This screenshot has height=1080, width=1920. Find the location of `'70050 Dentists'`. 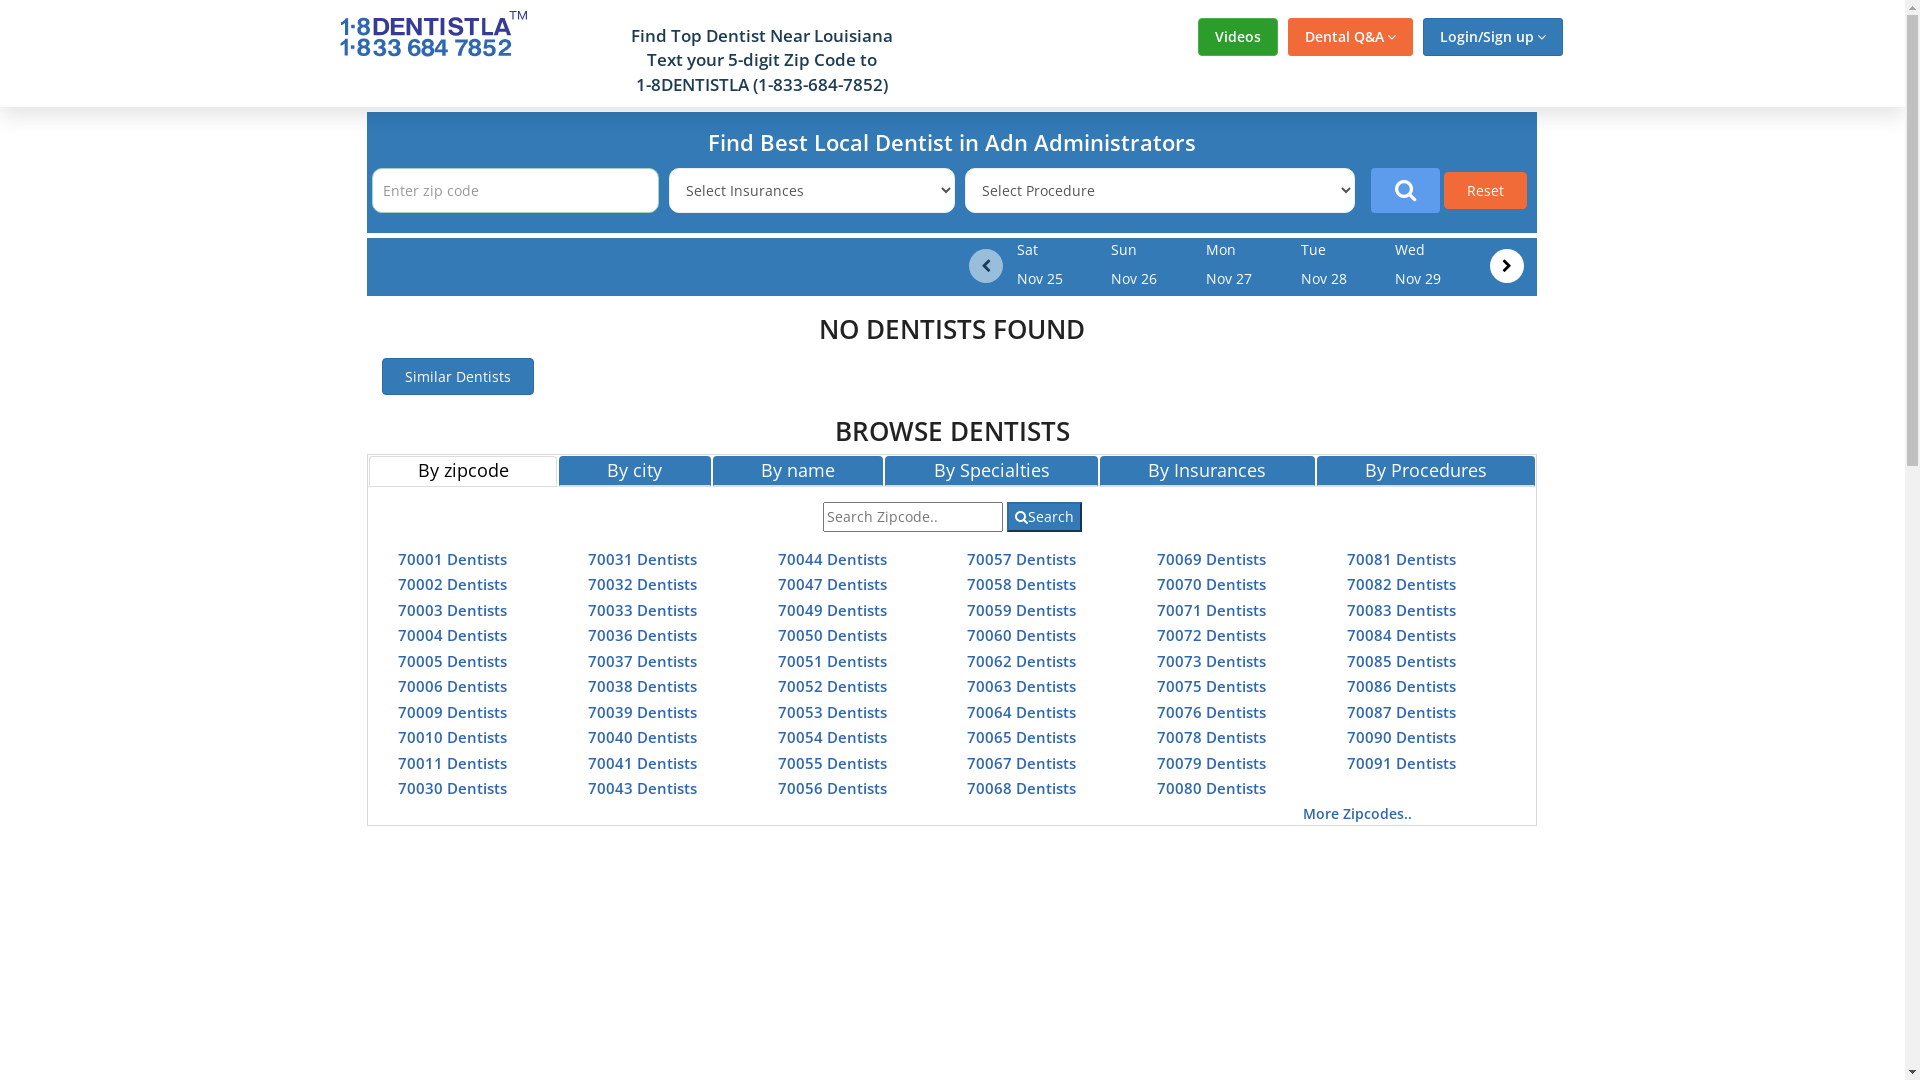

'70050 Dentists' is located at coordinates (832, 635).